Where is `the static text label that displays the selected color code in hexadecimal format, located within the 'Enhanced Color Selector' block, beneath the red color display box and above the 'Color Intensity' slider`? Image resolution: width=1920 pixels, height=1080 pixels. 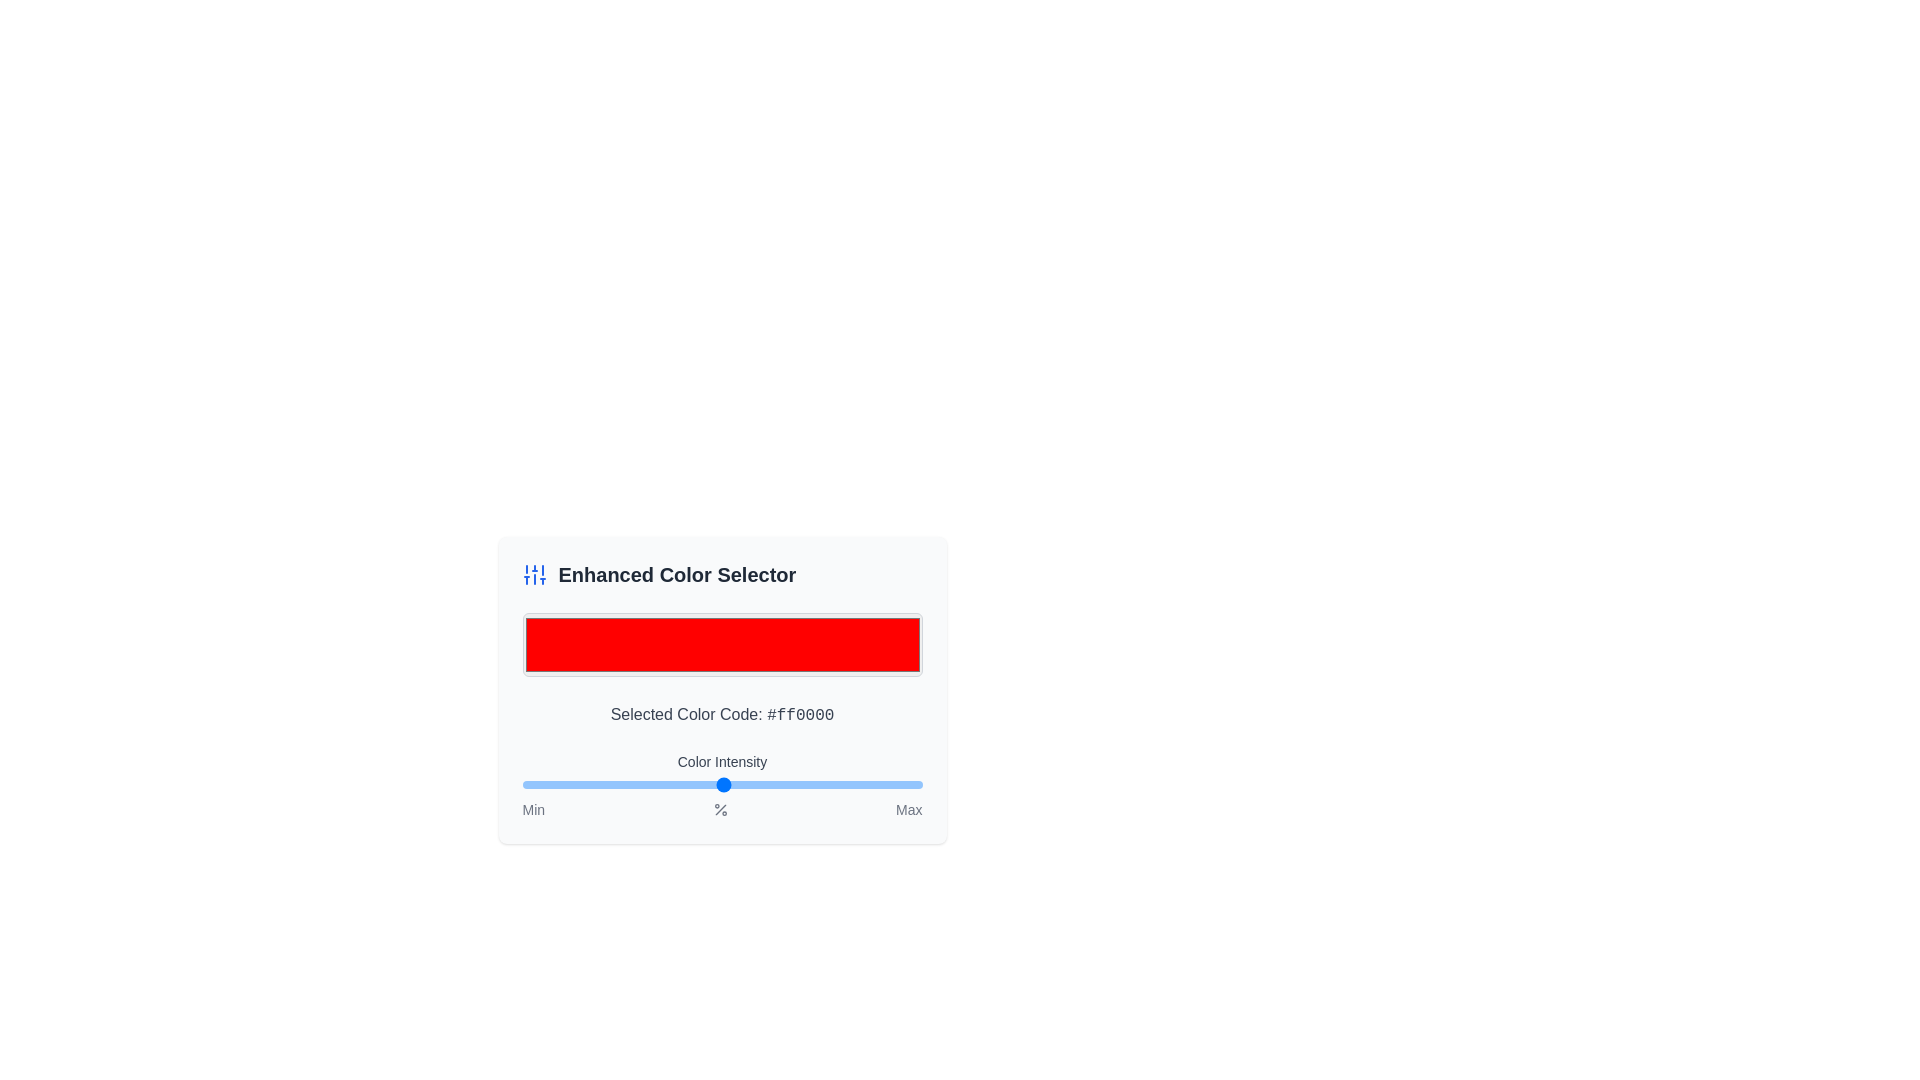 the static text label that displays the selected color code in hexadecimal format, located within the 'Enhanced Color Selector' block, beneath the red color display box and above the 'Color Intensity' slider is located at coordinates (721, 714).